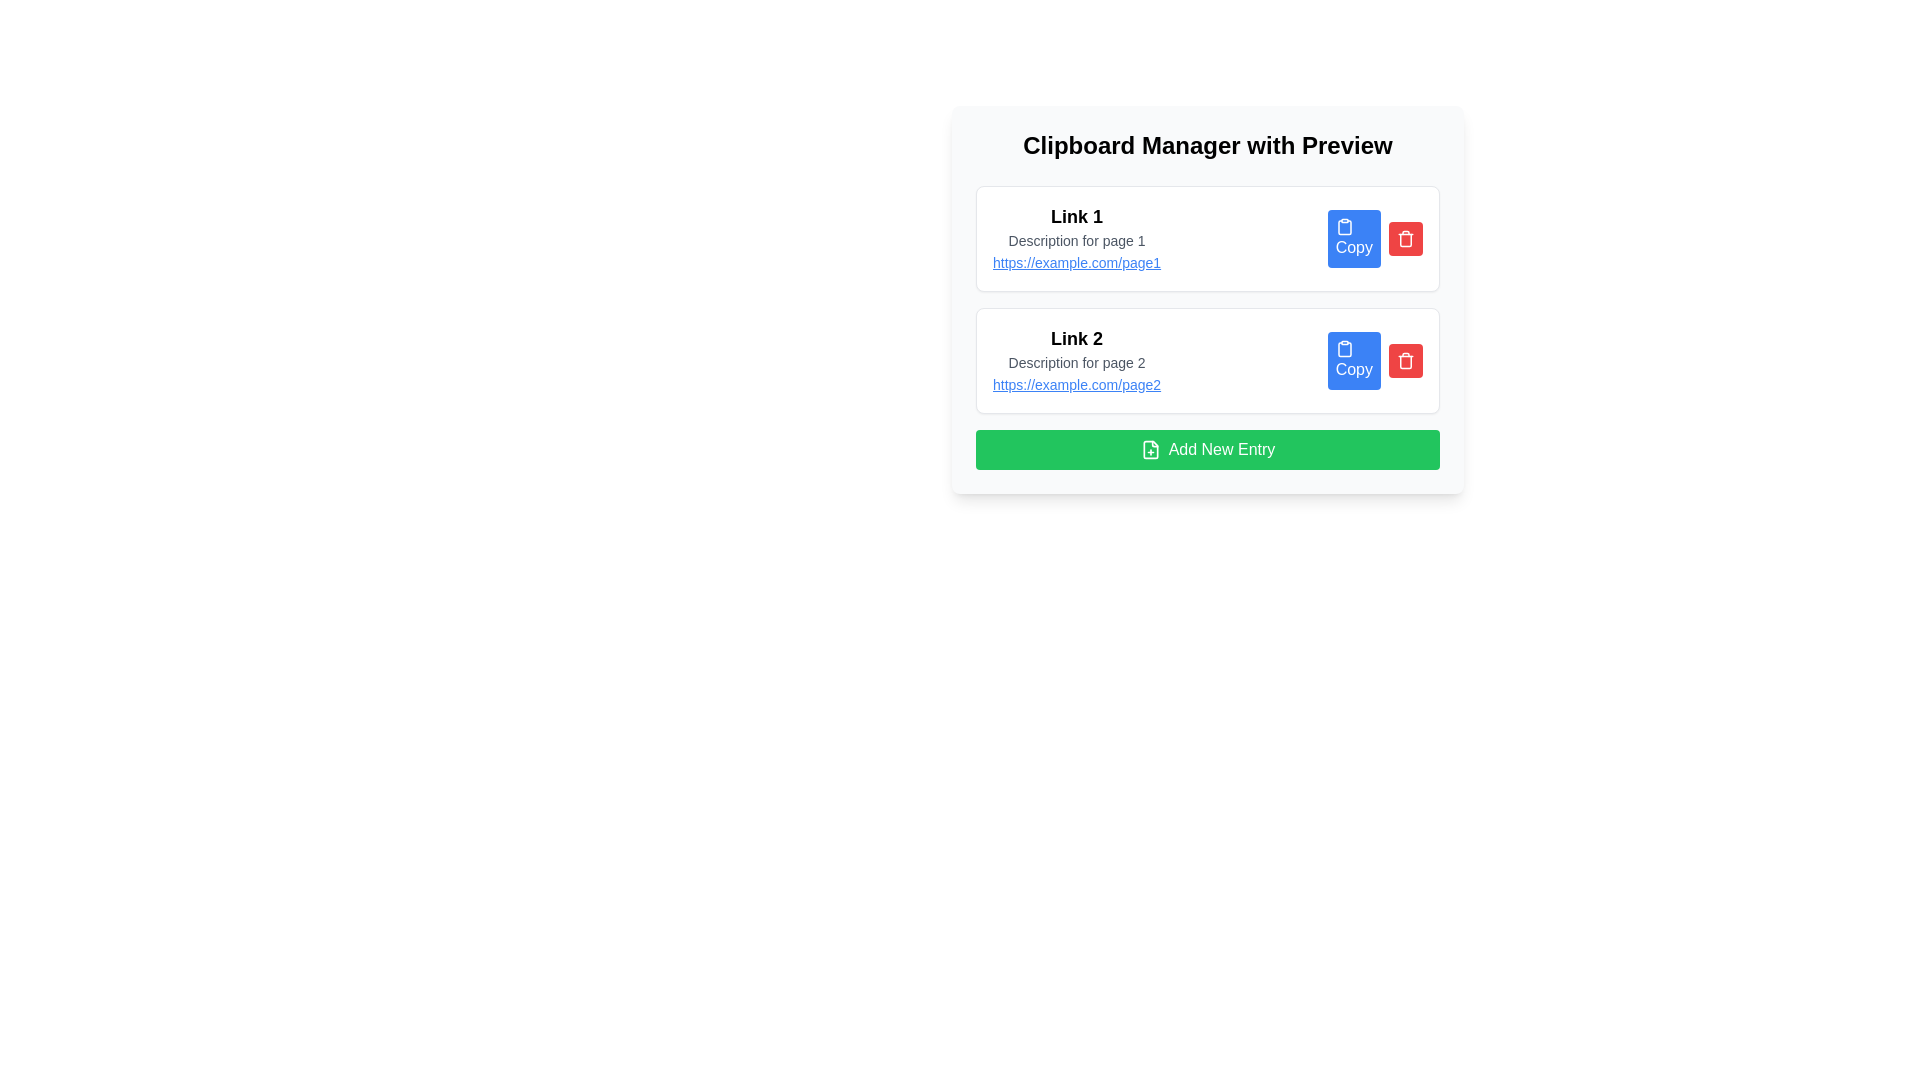  What do you see at coordinates (1374, 361) in the screenshot?
I see `the second 'Copy' button located to the right of the 'Link 2Description for page 2https://example.com/page2' section` at bounding box center [1374, 361].